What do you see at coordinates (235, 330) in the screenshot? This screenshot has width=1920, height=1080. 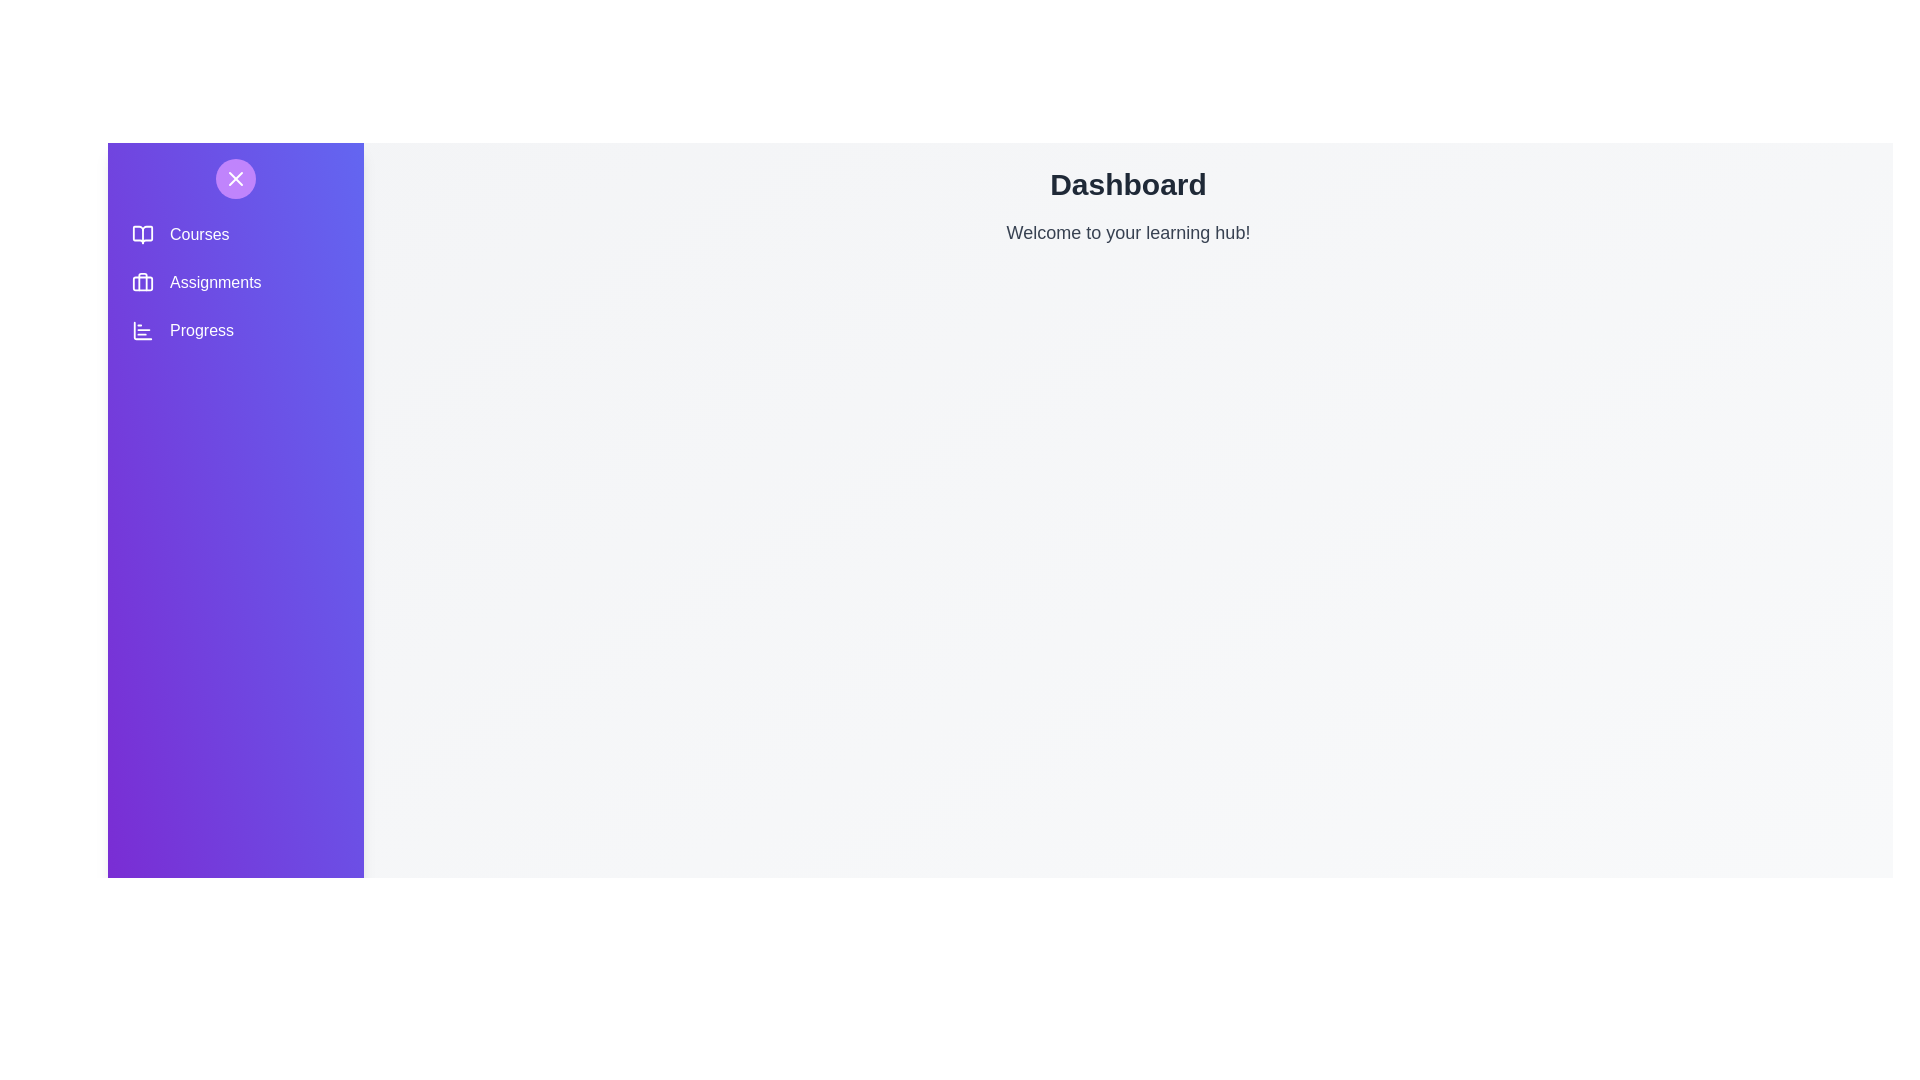 I see `the navigation option Progress to navigate to the corresponding section` at bounding box center [235, 330].